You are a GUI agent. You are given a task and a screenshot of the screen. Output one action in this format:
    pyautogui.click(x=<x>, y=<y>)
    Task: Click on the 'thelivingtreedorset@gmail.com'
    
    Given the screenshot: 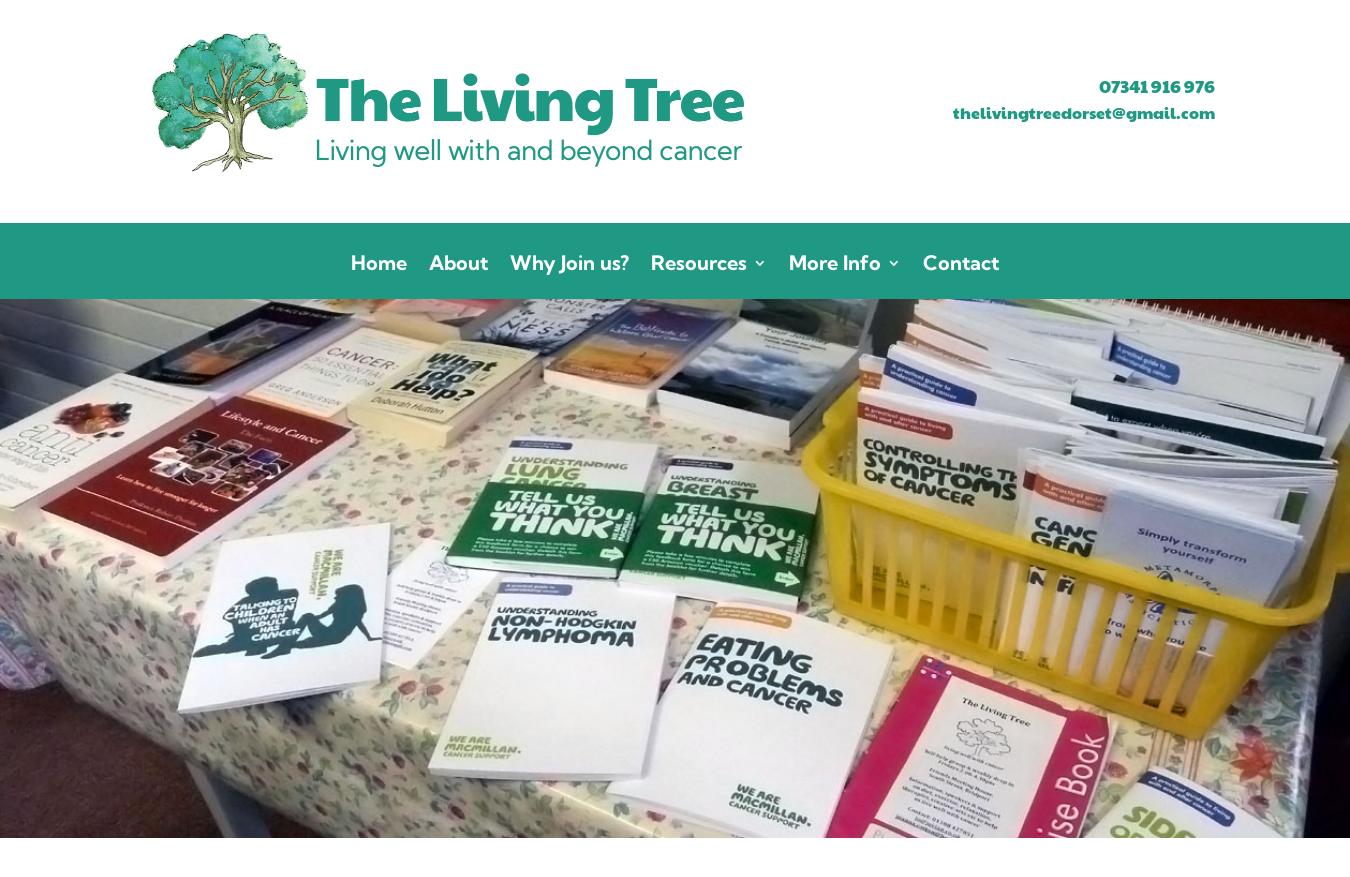 What is the action you would take?
    pyautogui.click(x=951, y=111)
    